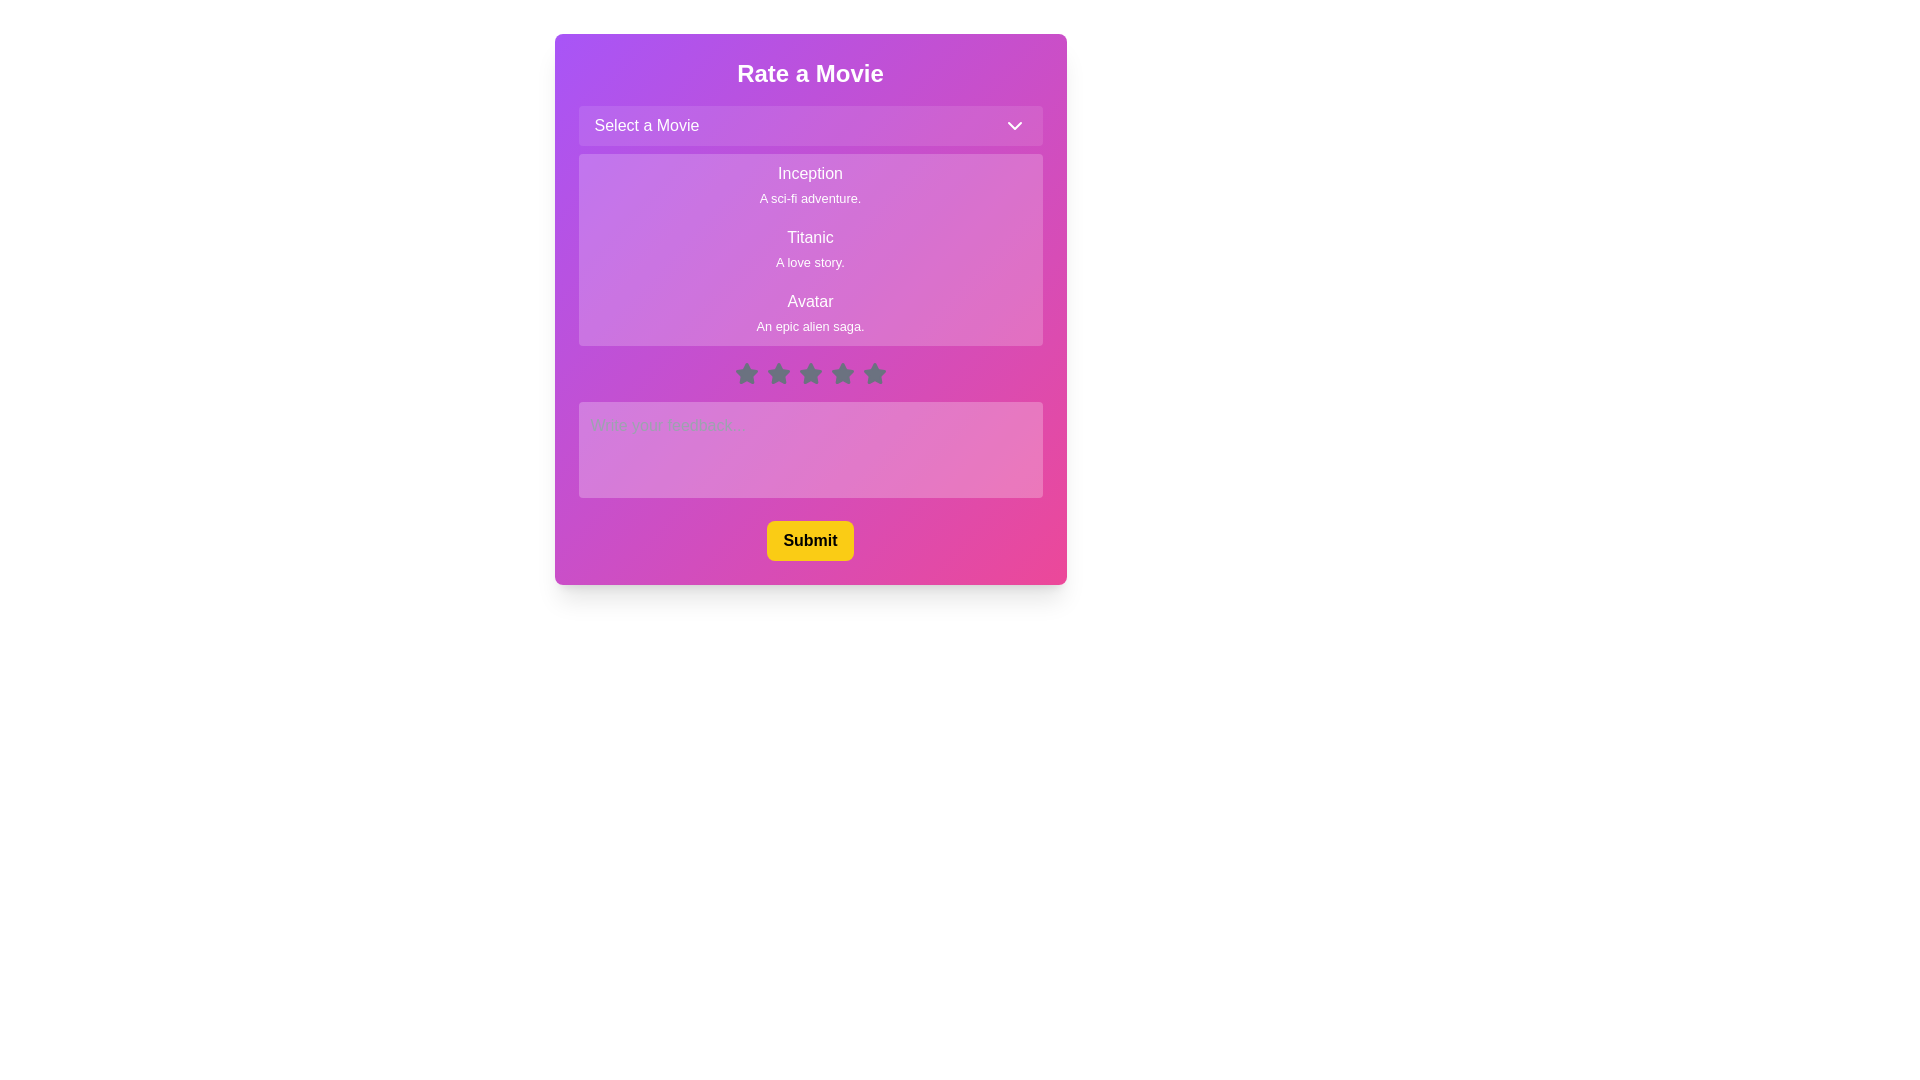 This screenshot has height=1080, width=1920. Describe the element at coordinates (810, 72) in the screenshot. I see `the Header text that serves as the heading for the interface, providing context for rating a movie, located at the top of the dialog box` at that location.